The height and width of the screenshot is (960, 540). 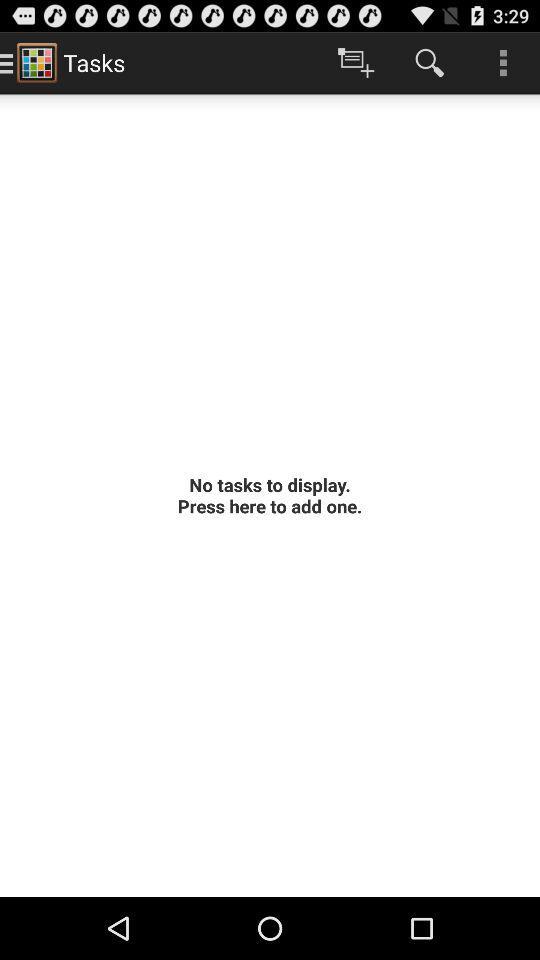 What do you see at coordinates (355, 62) in the screenshot?
I see `app next to the tasks app` at bounding box center [355, 62].